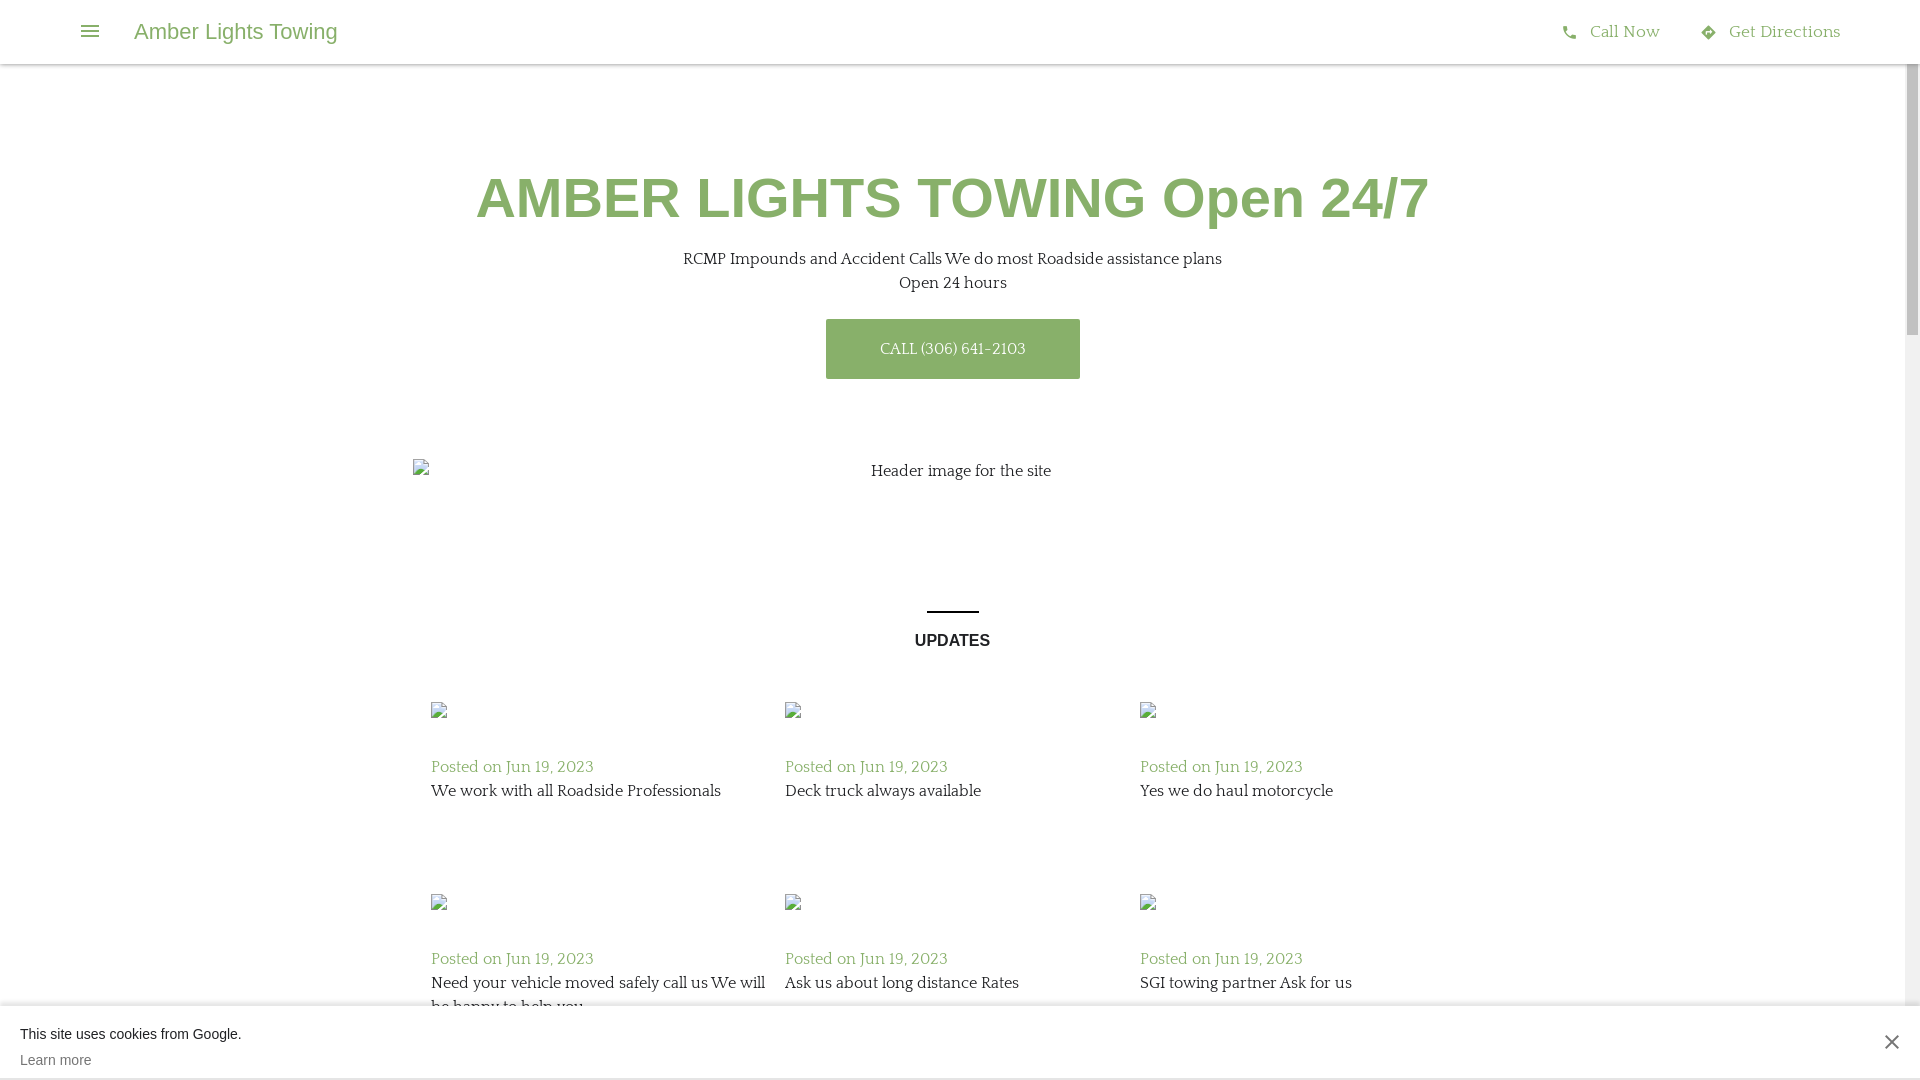  Describe the element at coordinates (511, 766) in the screenshot. I see `'Posted on Jun 19, 2023'` at that location.